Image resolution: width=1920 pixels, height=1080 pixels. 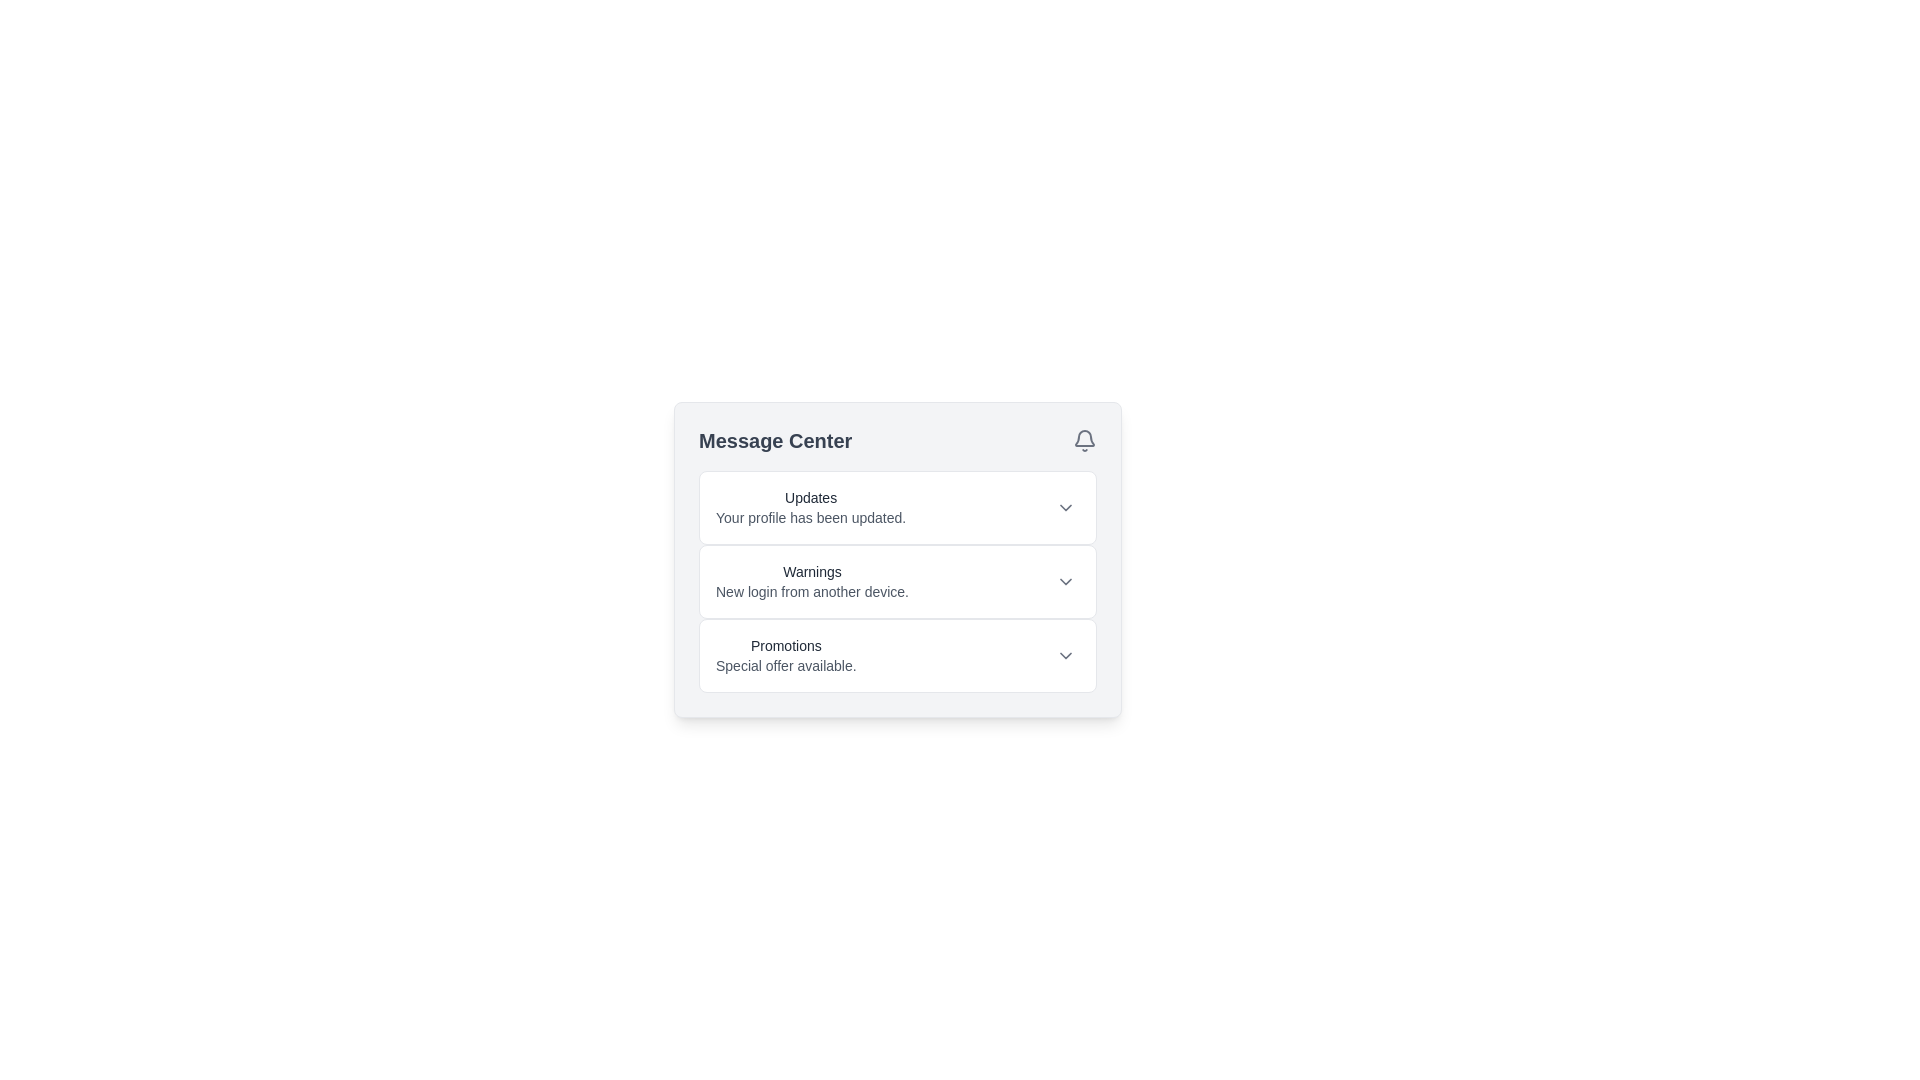 What do you see at coordinates (1064, 655) in the screenshot?
I see `the downward-pointing chevron icon in the 'Promotions' section of the 'Message Center' card` at bounding box center [1064, 655].